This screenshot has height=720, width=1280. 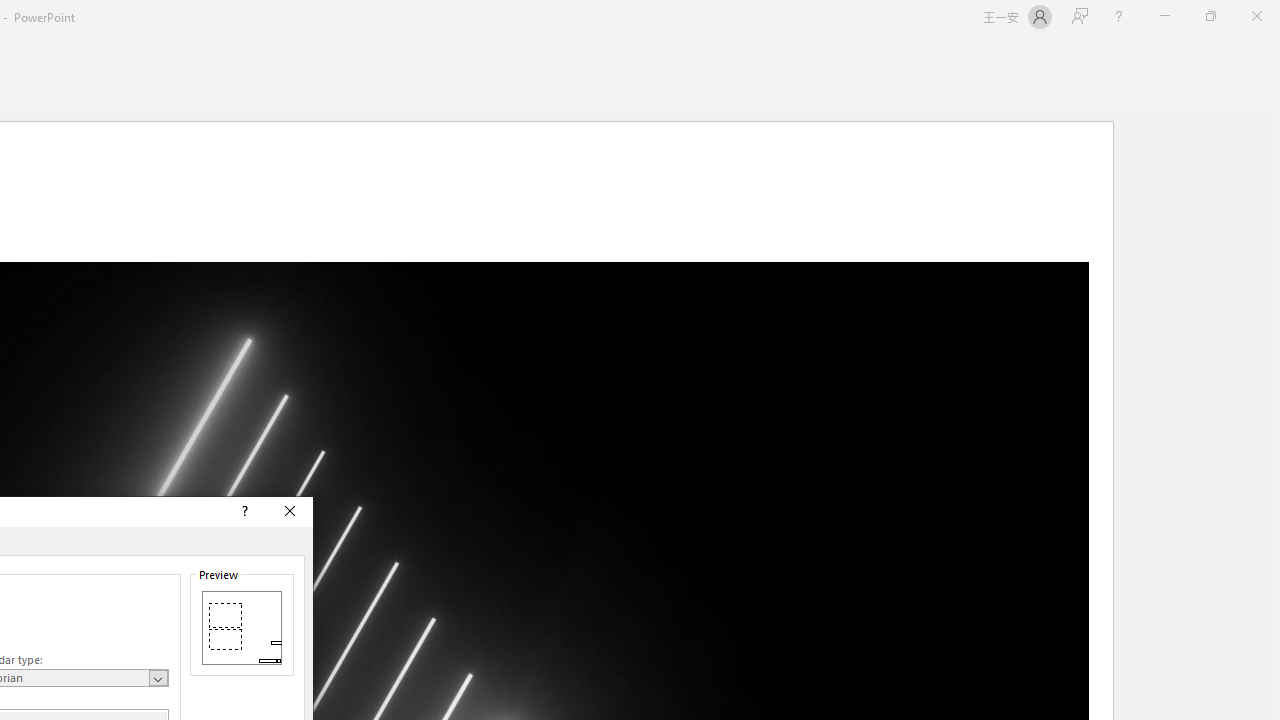 I want to click on 'Context help', so click(x=242, y=510).